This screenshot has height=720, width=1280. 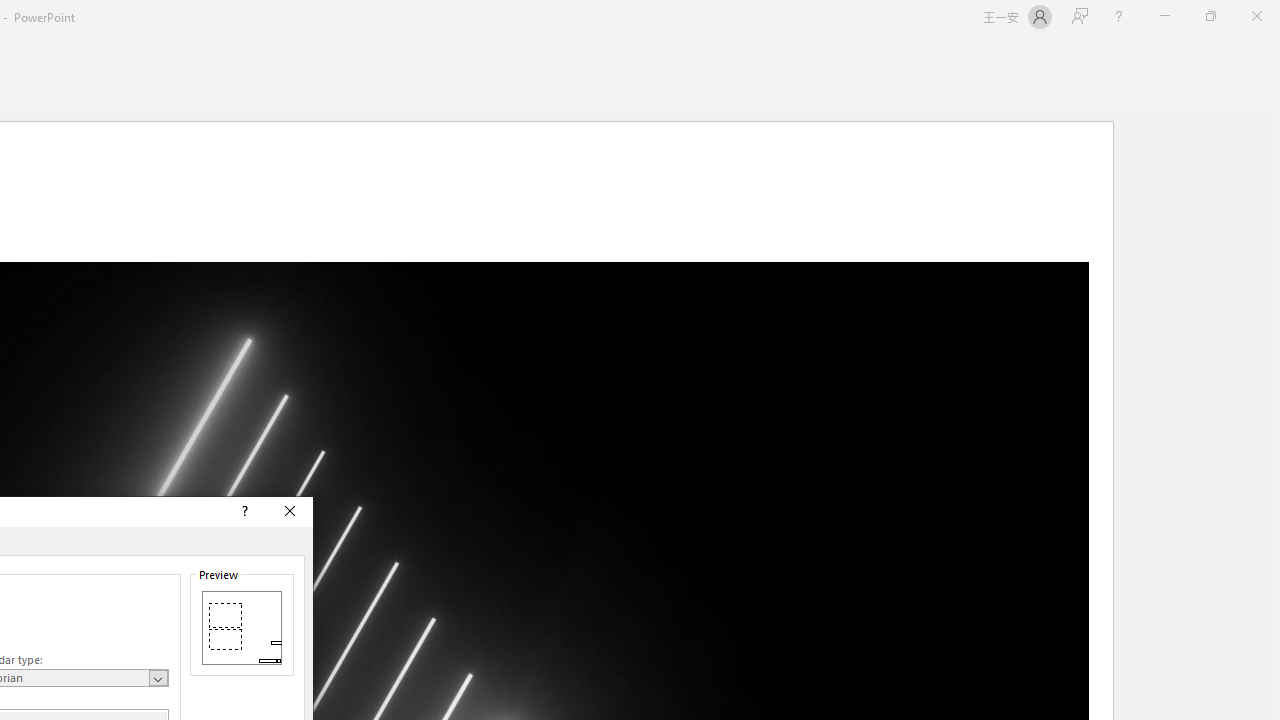 I want to click on 'Context help', so click(x=242, y=510).